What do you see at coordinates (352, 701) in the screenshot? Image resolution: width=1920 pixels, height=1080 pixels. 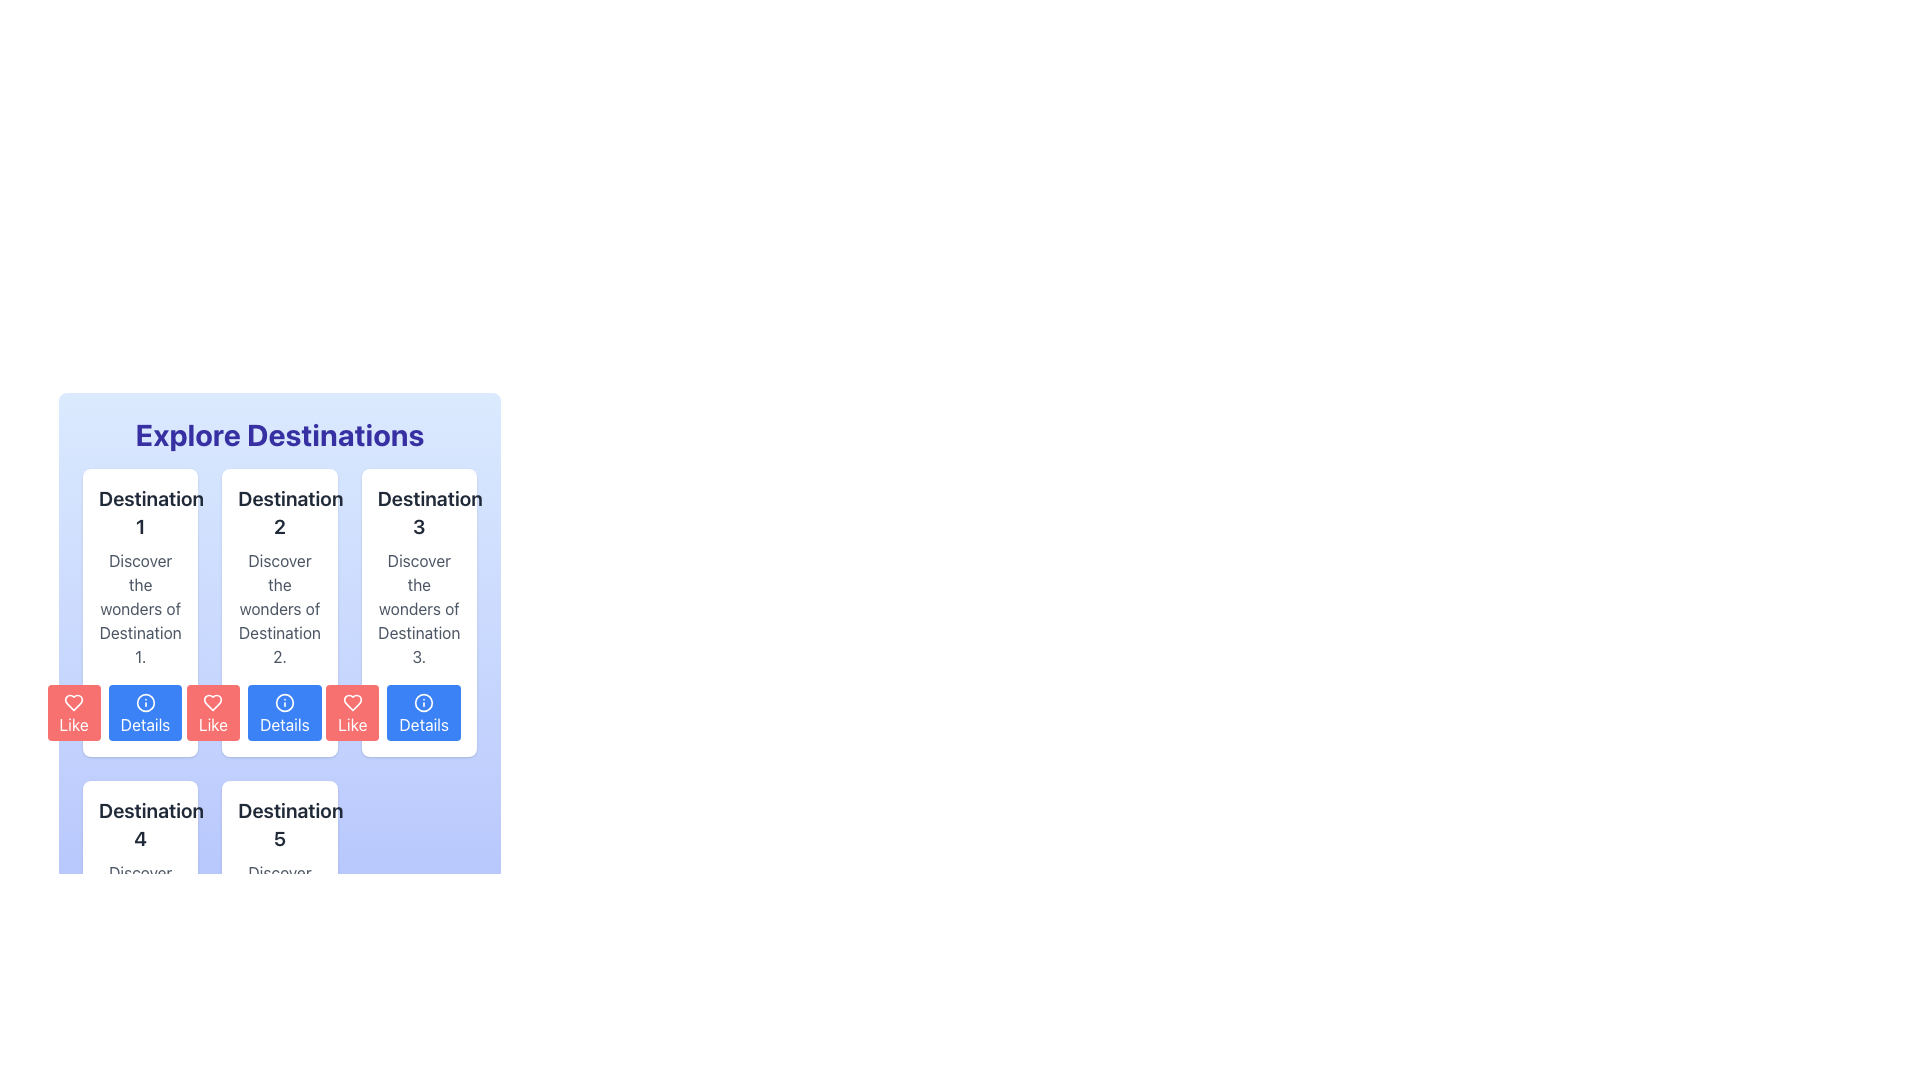 I see `the heart-shaped icon within the 'Like' button under the 'Destination 3' card in the 'Explore Destinations' section` at bounding box center [352, 701].